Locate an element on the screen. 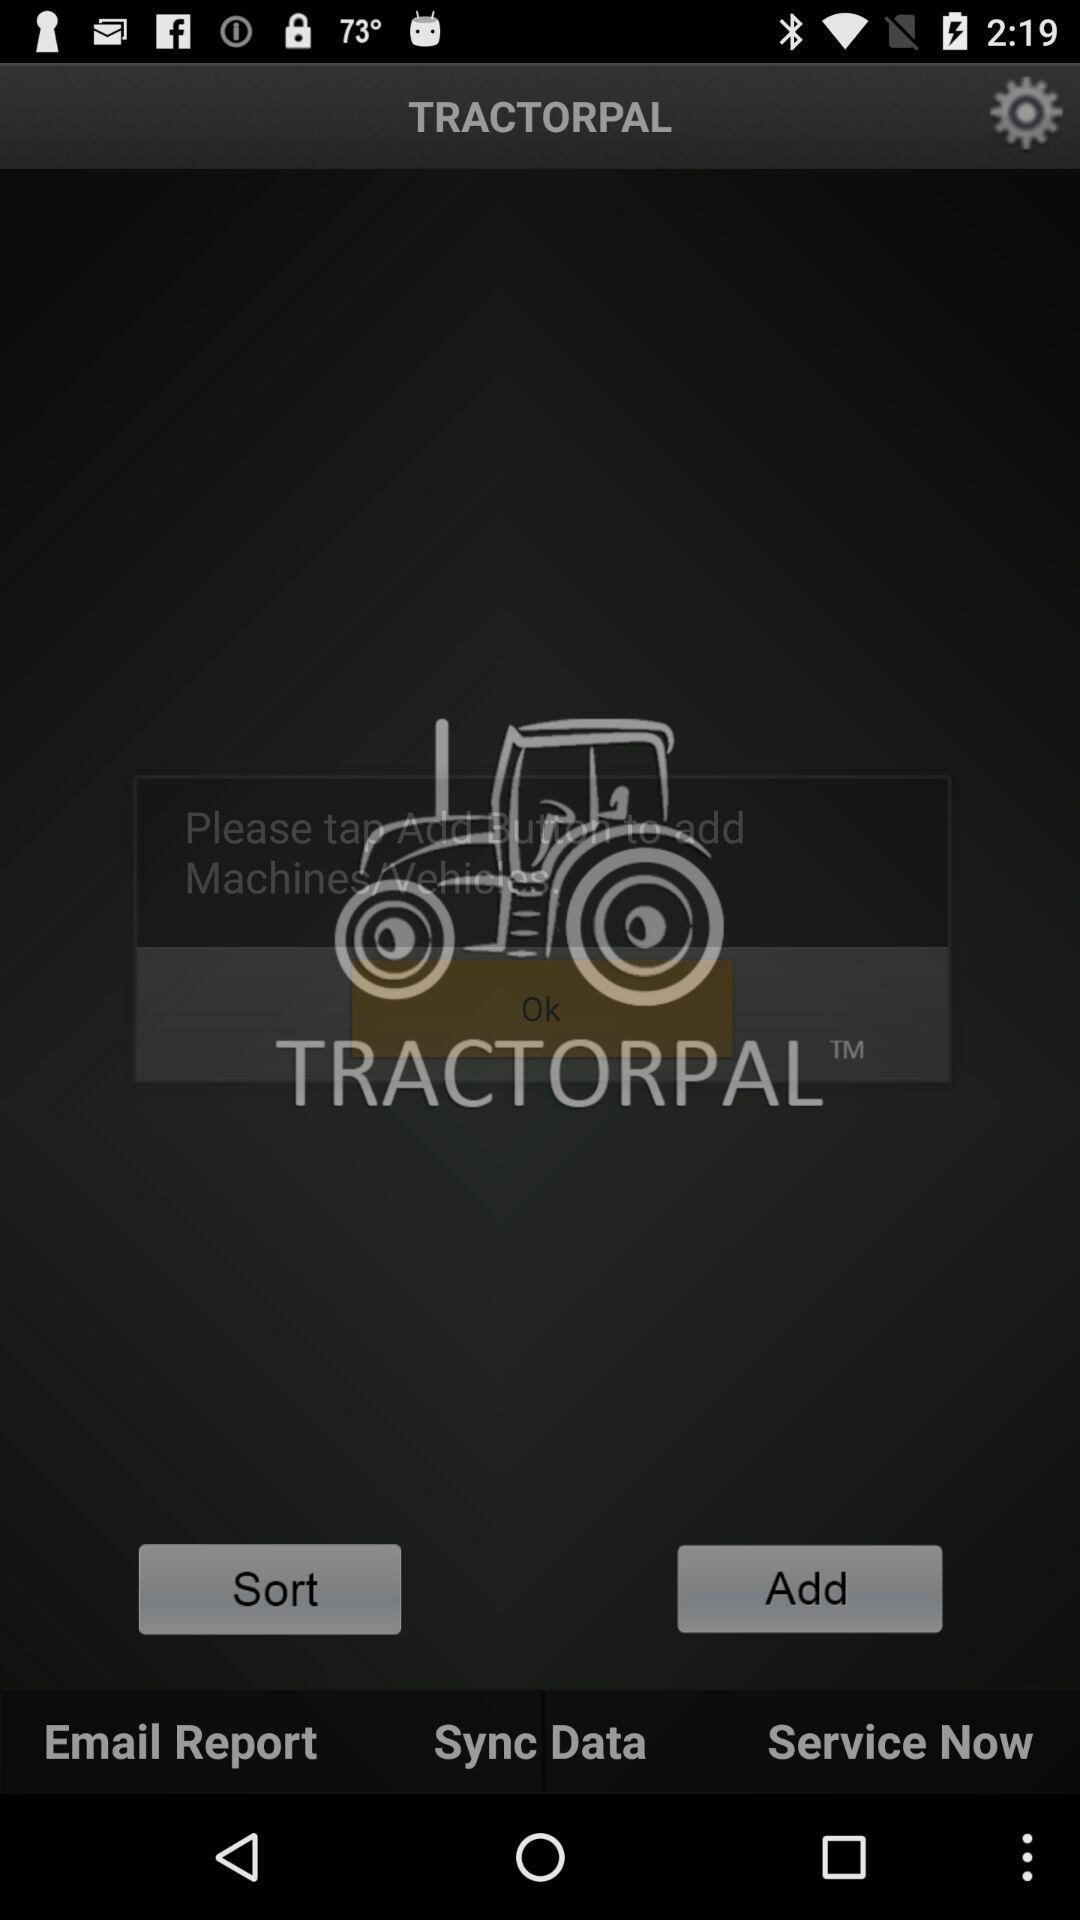 The height and width of the screenshot is (1920, 1080). options and settings is located at coordinates (1027, 114).